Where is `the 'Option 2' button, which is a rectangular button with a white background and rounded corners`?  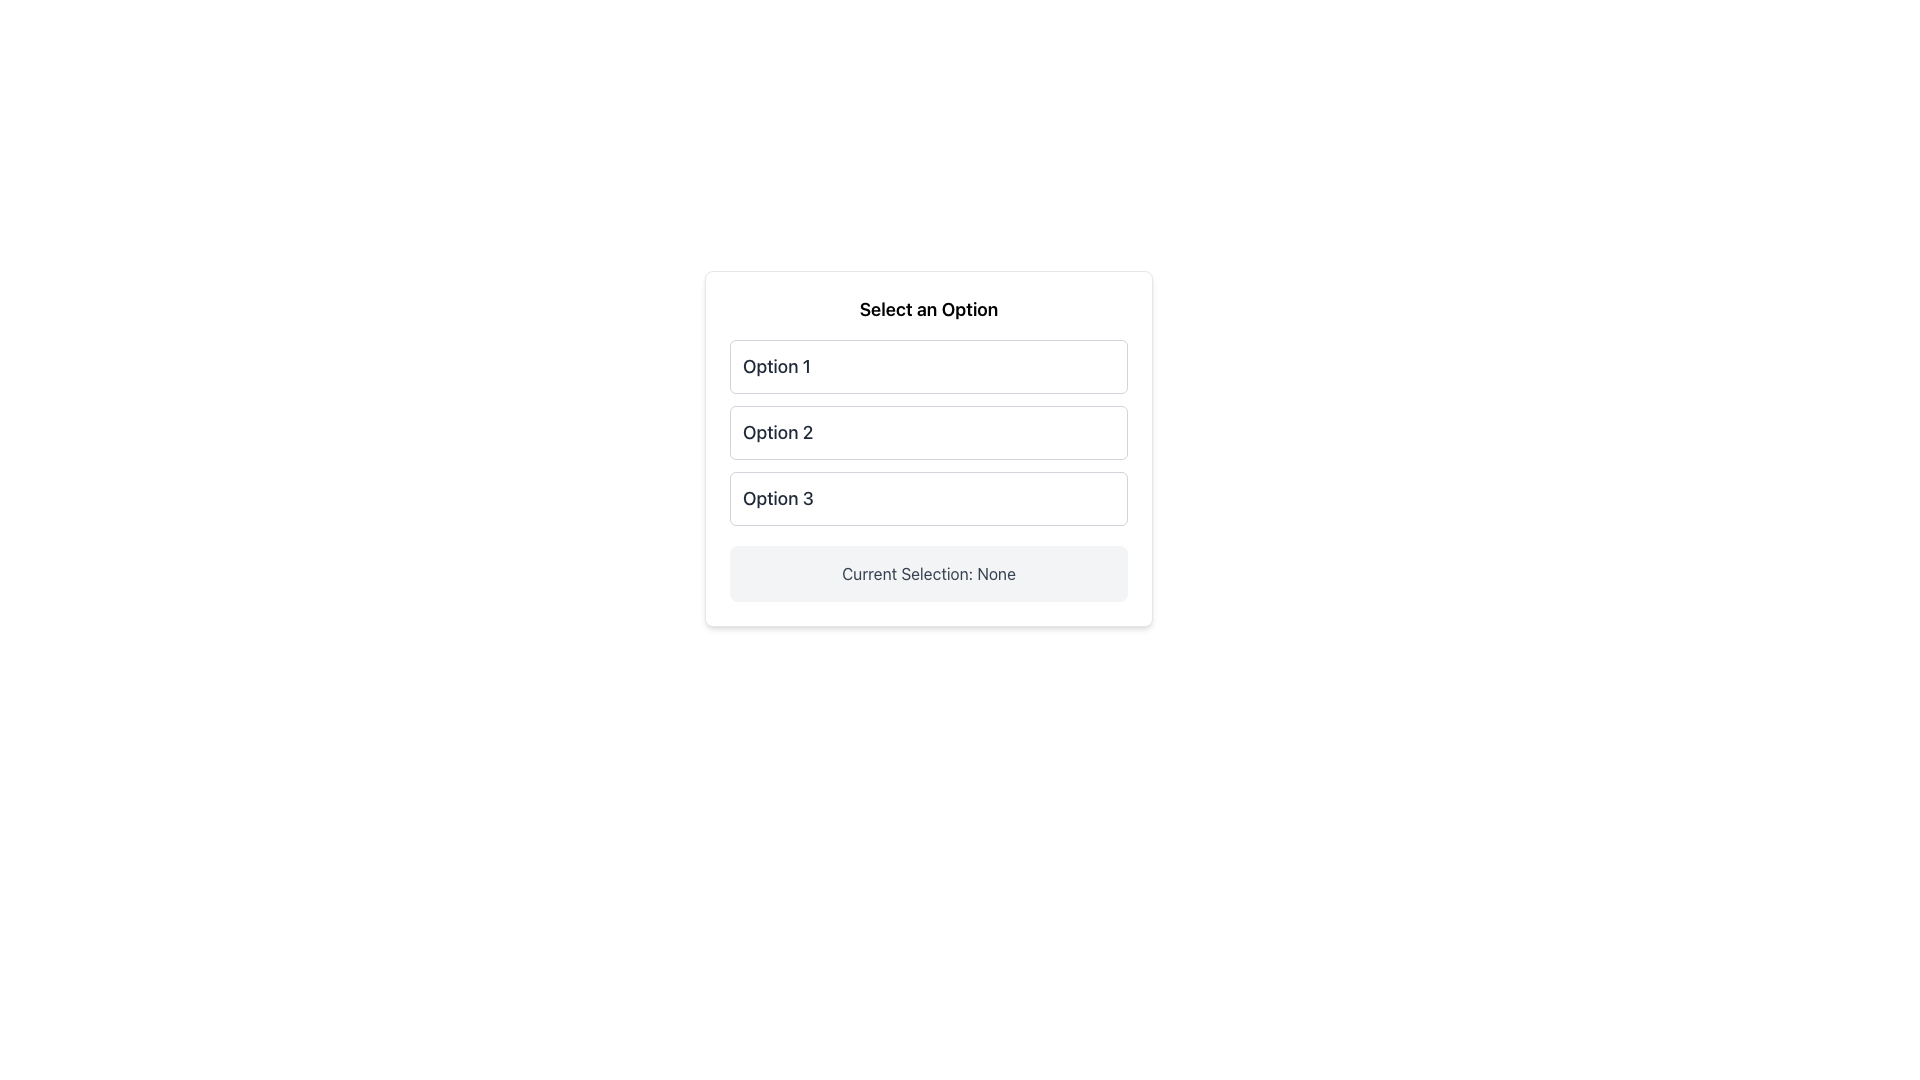 the 'Option 2' button, which is a rectangular button with a white background and rounded corners is located at coordinates (928, 431).